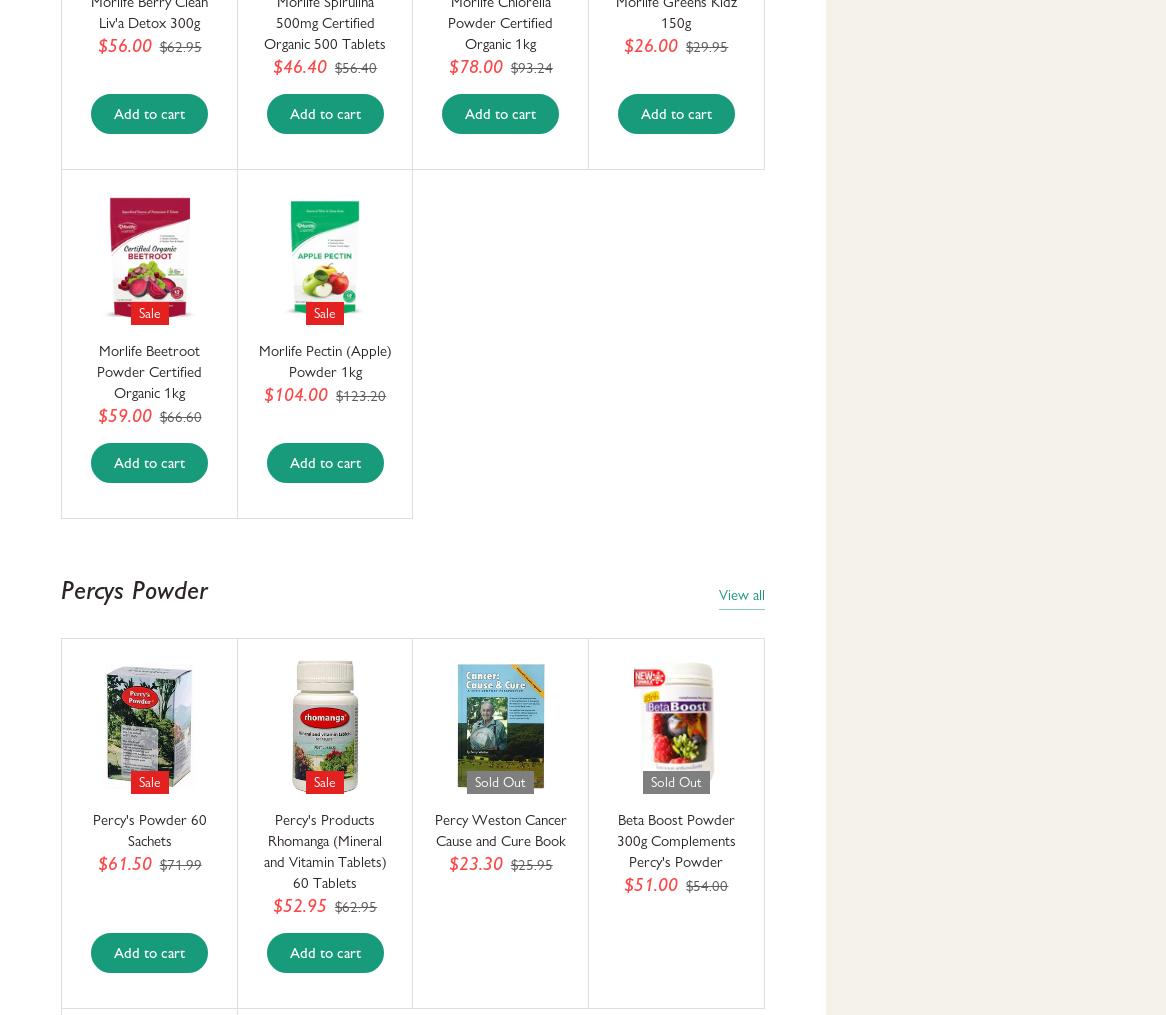 This screenshot has height=1015, width=1166. What do you see at coordinates (649, 883) in the screenshot?
I see `'$51.00'` at bounding box center [649, 883].